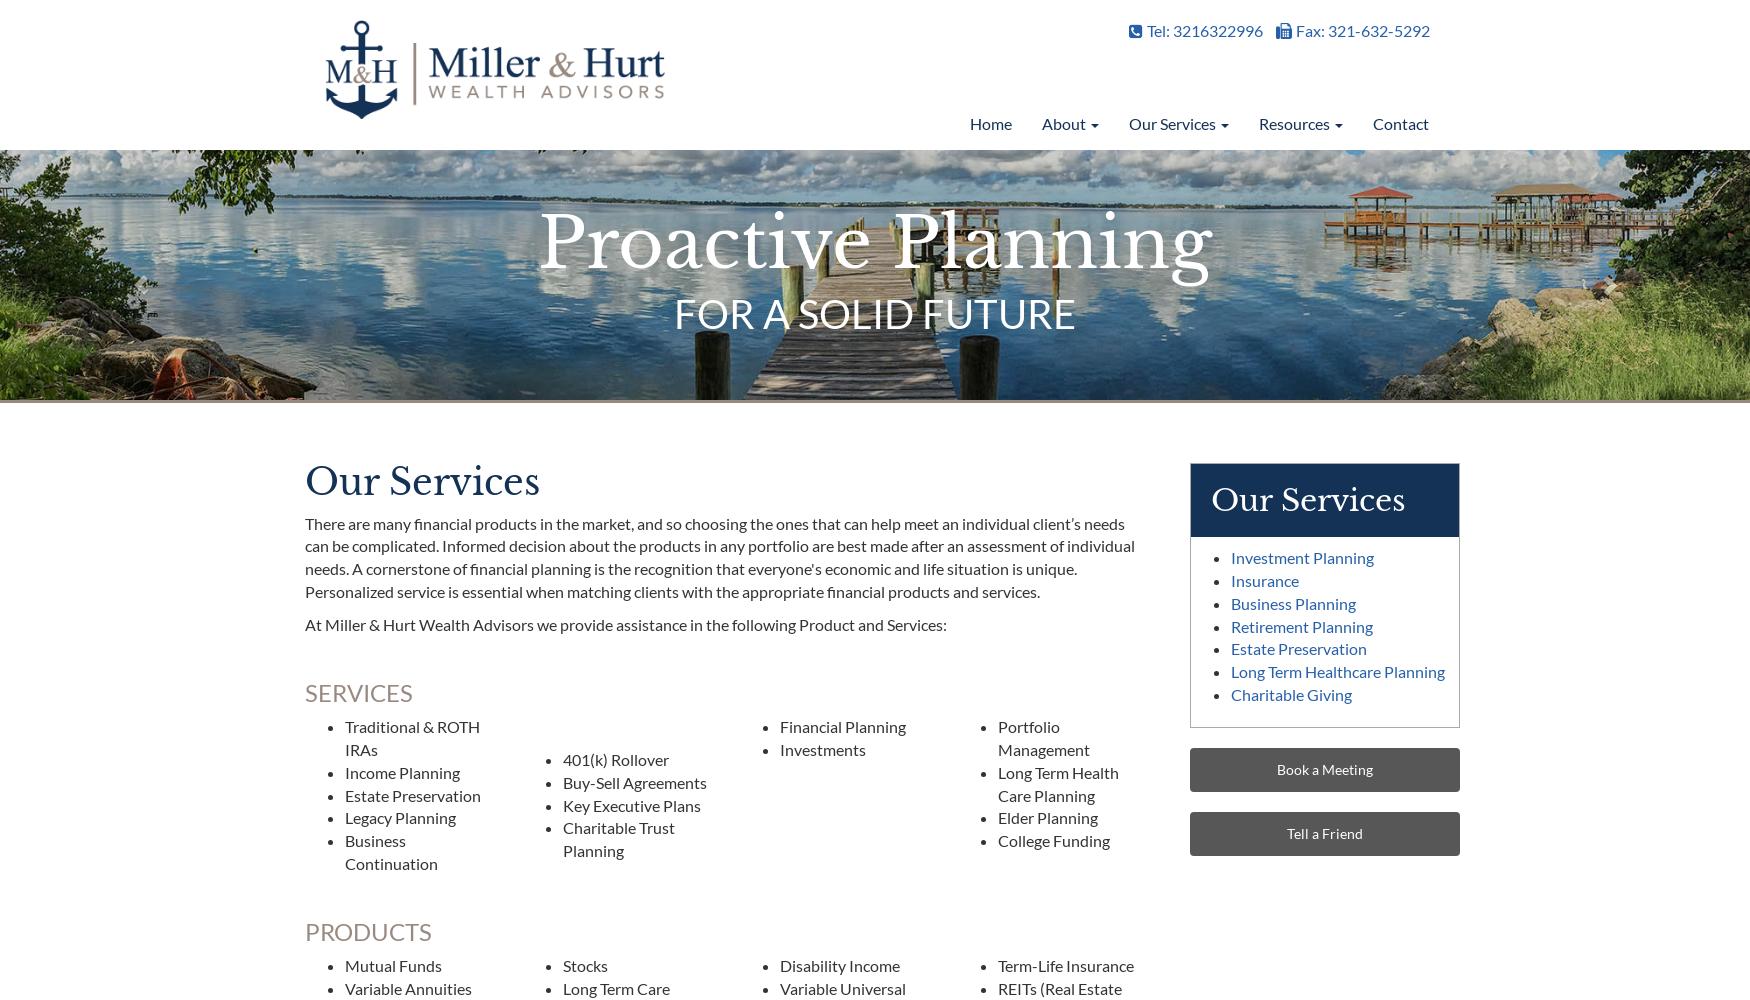 This screenshot has height=1000, width=1750. Describe the element at coordinates (407, 987) in the screenshot. I see `'Variable Annuities'` at that location.